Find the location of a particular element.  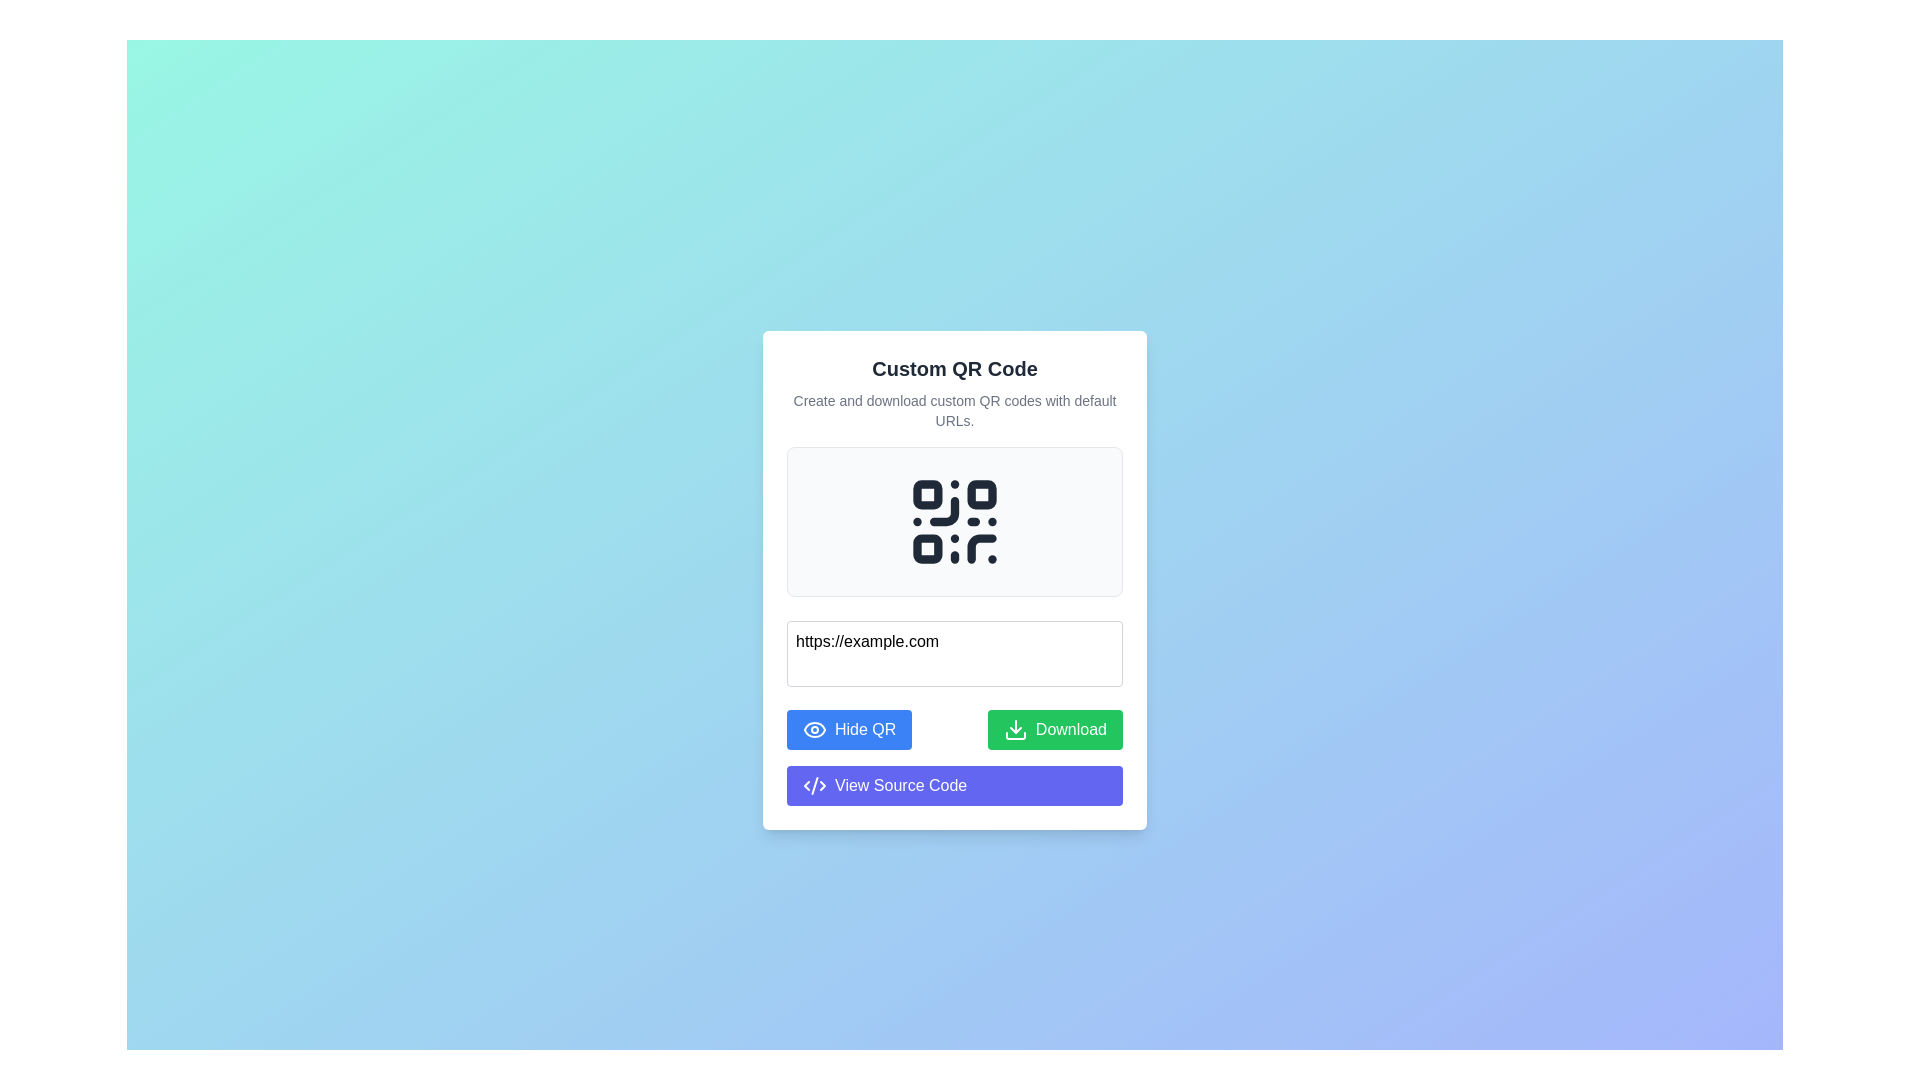

the middle segment of the graphical icon that represents part of a symbolic representation, specifically the Icon component is located at coordinates (815, 784).